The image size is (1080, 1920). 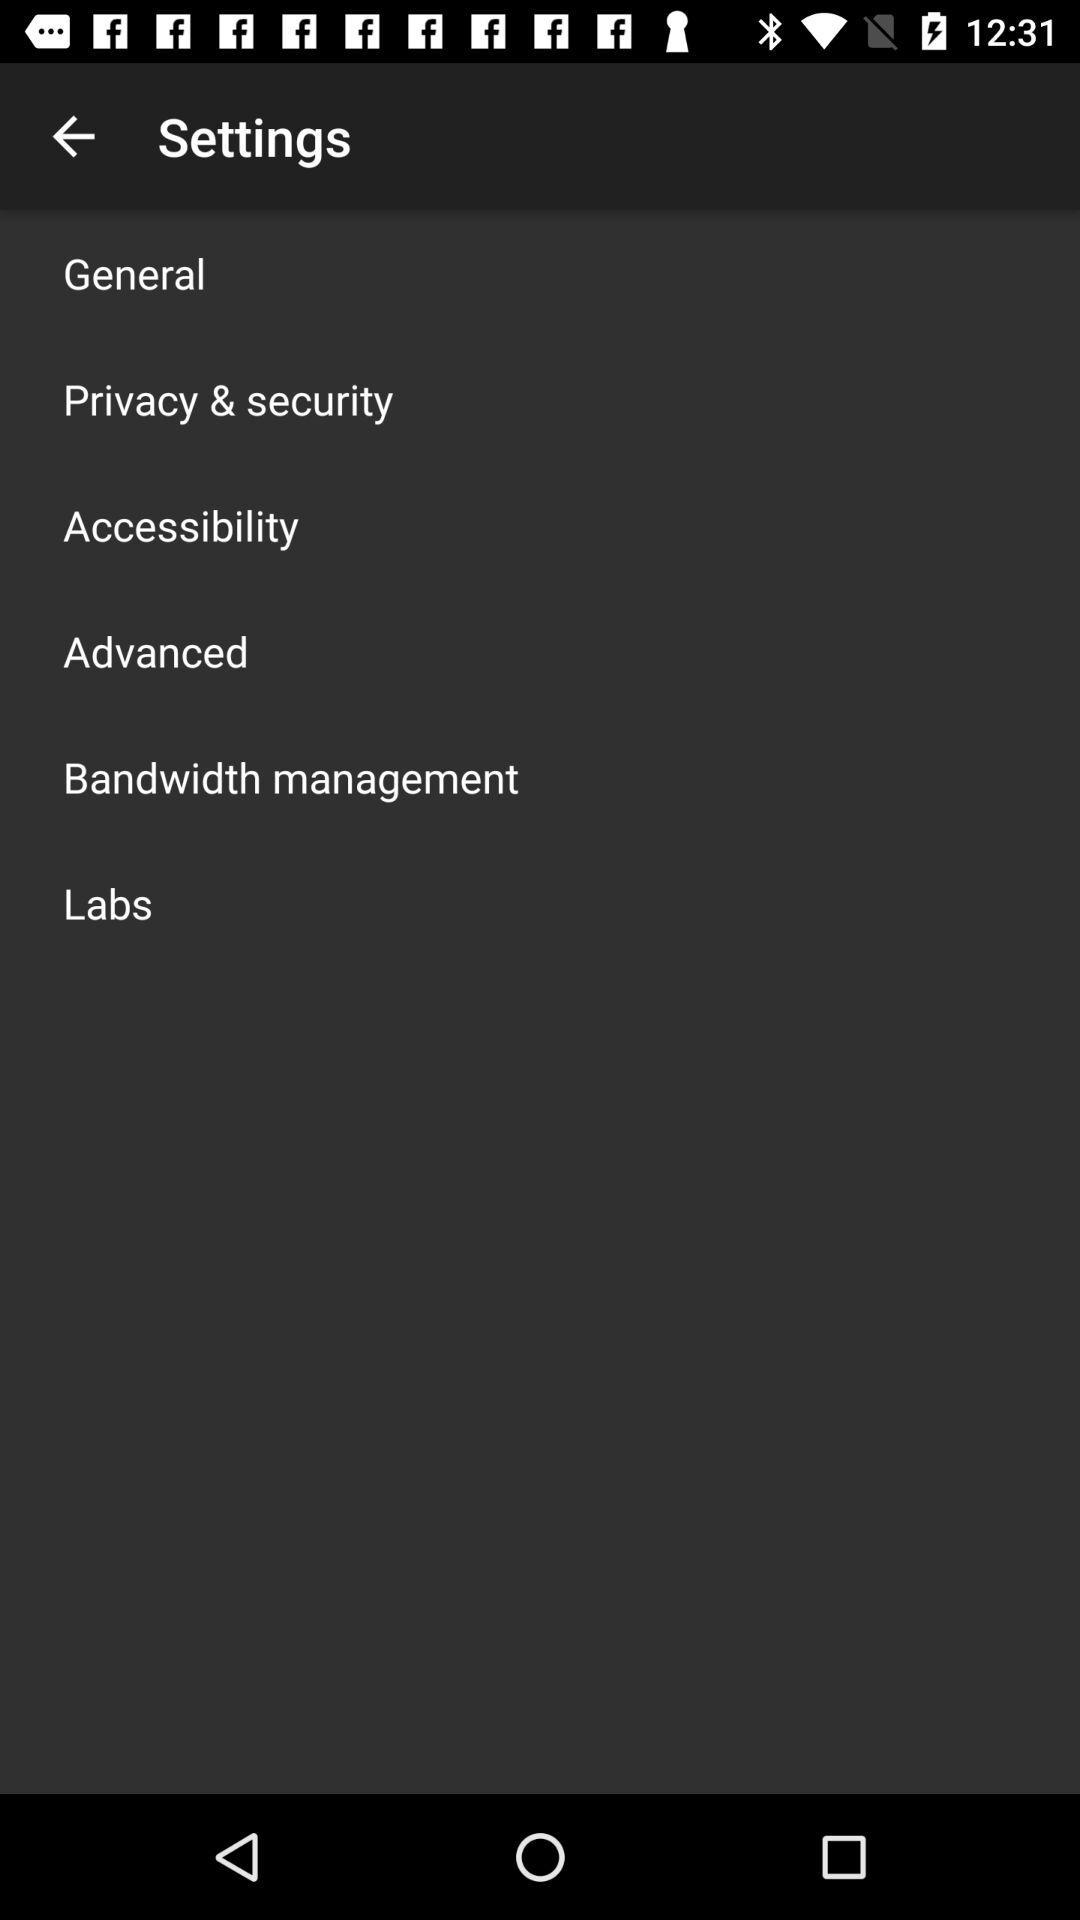 What do you see at coordinates (134, 272) in the screenshot?
I see `icon above the privacy & security app` at bounding box center [134, 272].